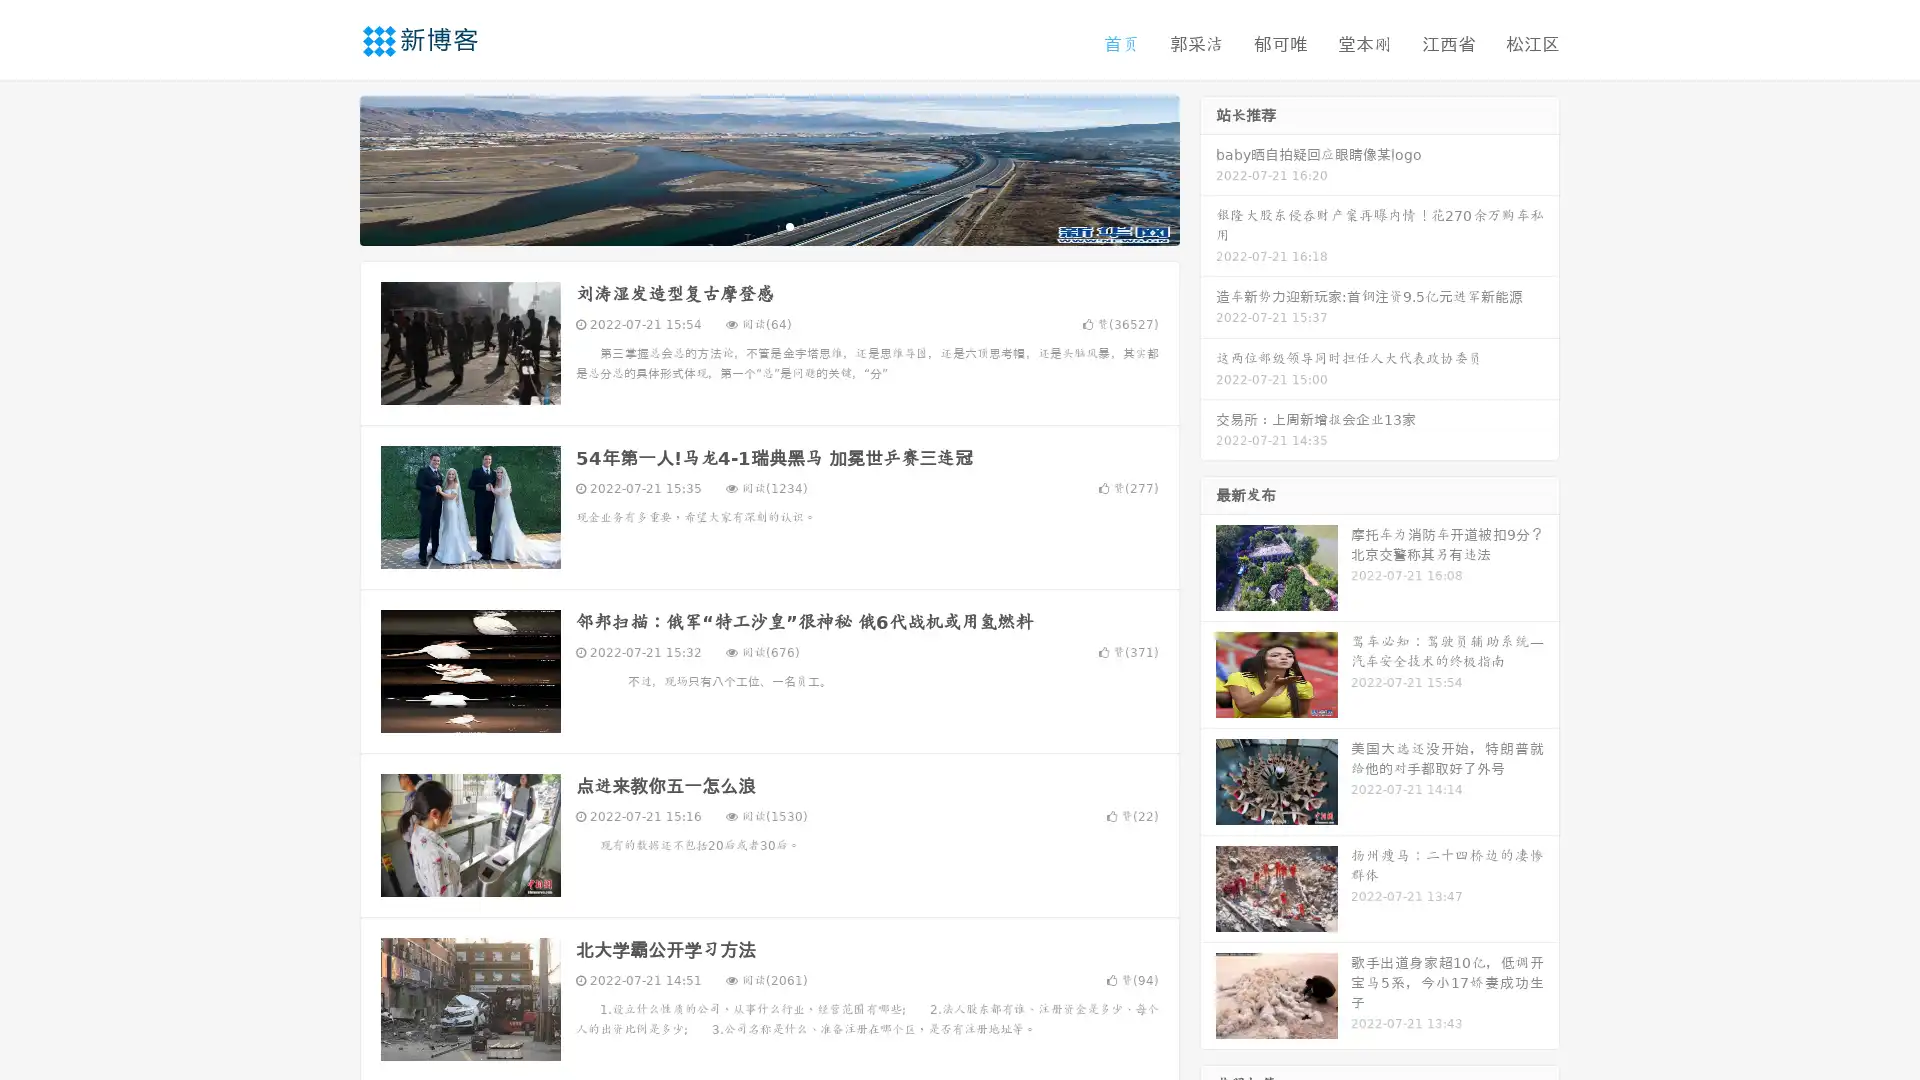  What do you see at coordinates (789, 225) in the screenshot?
I see `Go to slide 3` at bounding box center [789, 225].